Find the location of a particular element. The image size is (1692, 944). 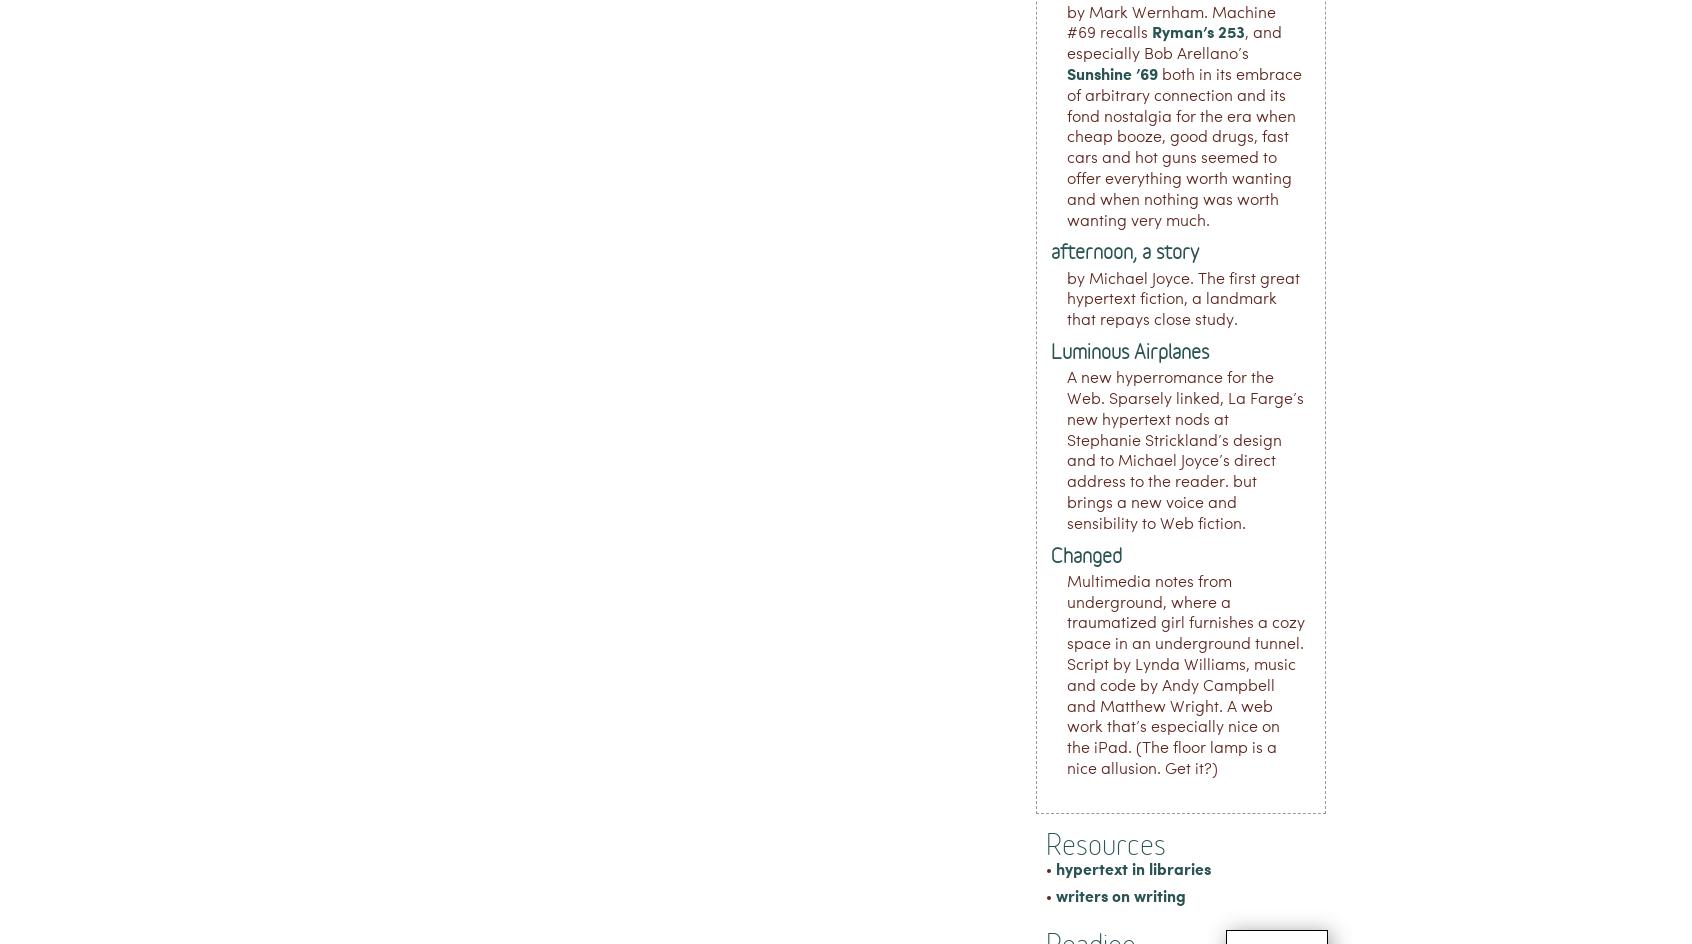

'both in its embrace of arbitrary connection and its fond nostalgia for the era when cheap booze,  good drugs, fast cars and hot guns seemed to offer everything worth wanting and when nothing was worth wanting very much.' is located at coordinates (1183, 148).